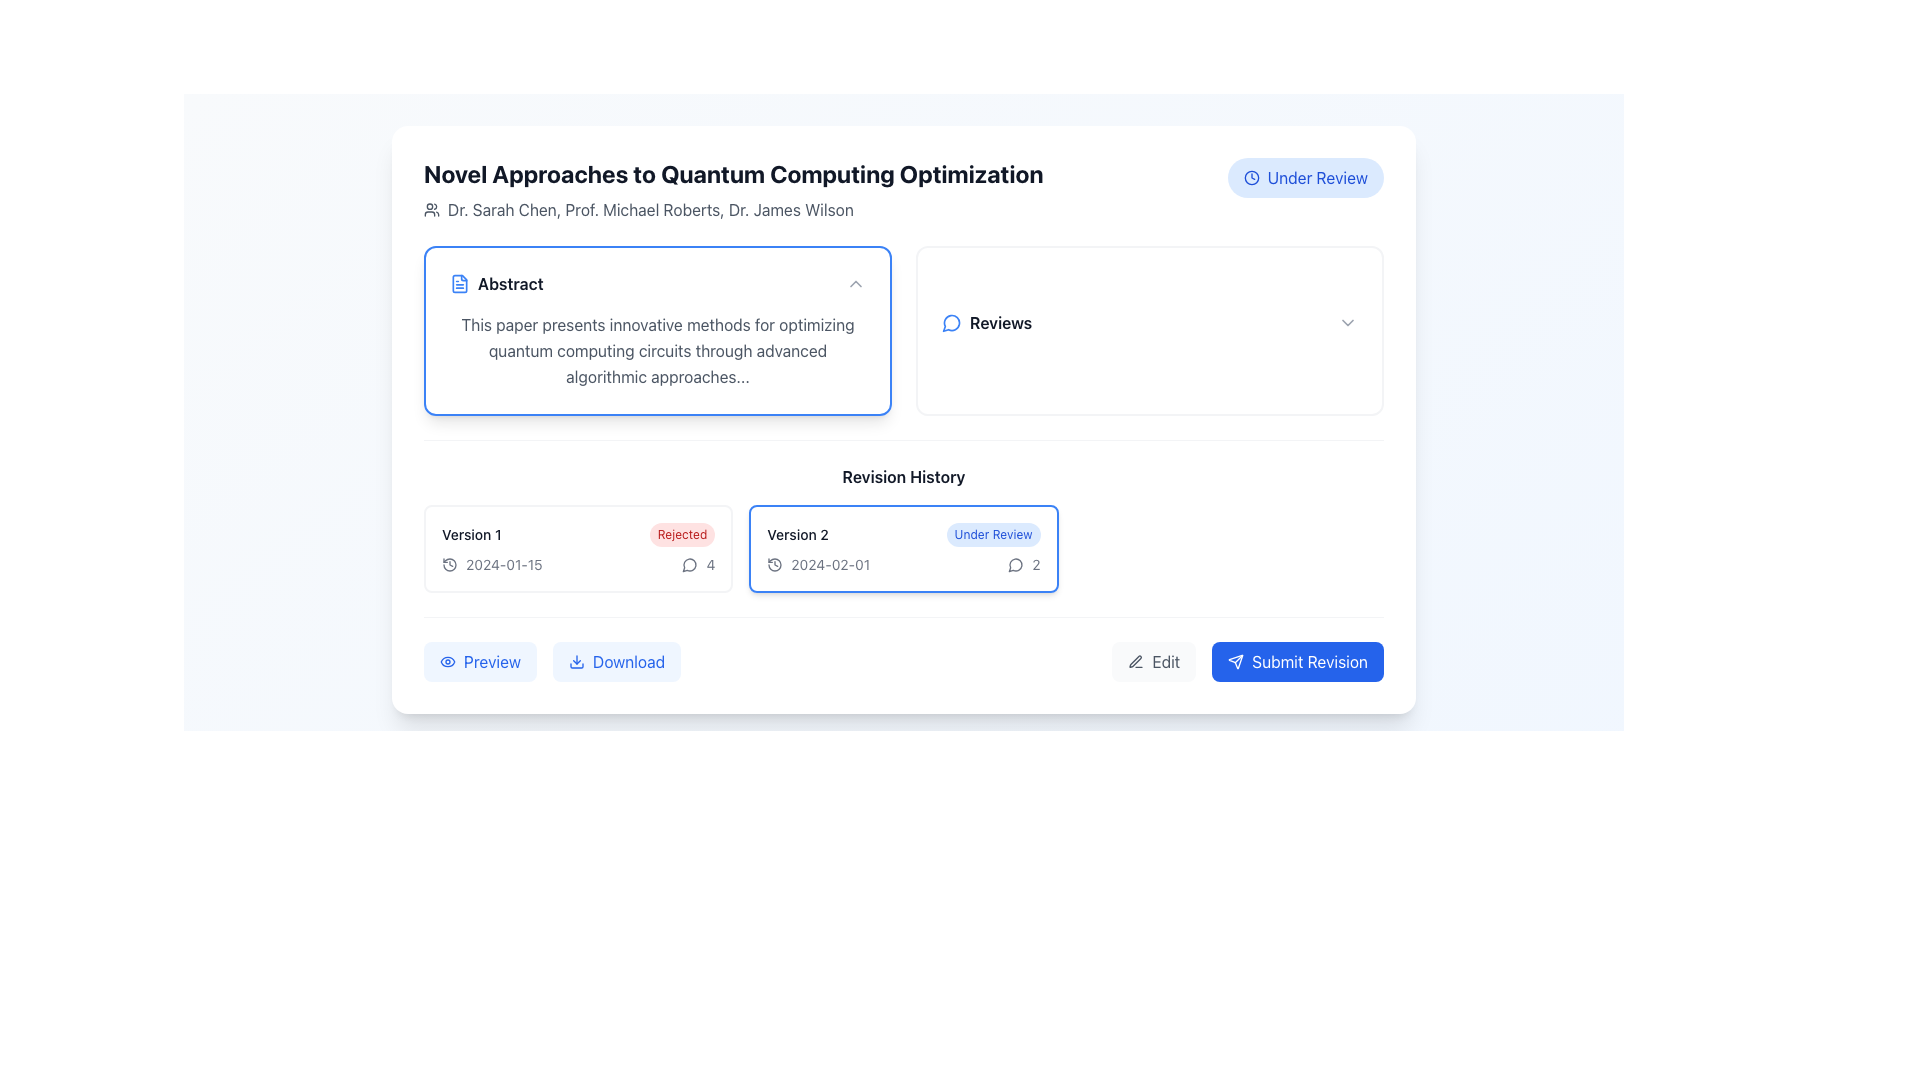 The height and width of the screenshot is (1080, 1920). I want to click on the 'Version 1' text label with the red badge indicating 'rejected' status, so click(577, 534).